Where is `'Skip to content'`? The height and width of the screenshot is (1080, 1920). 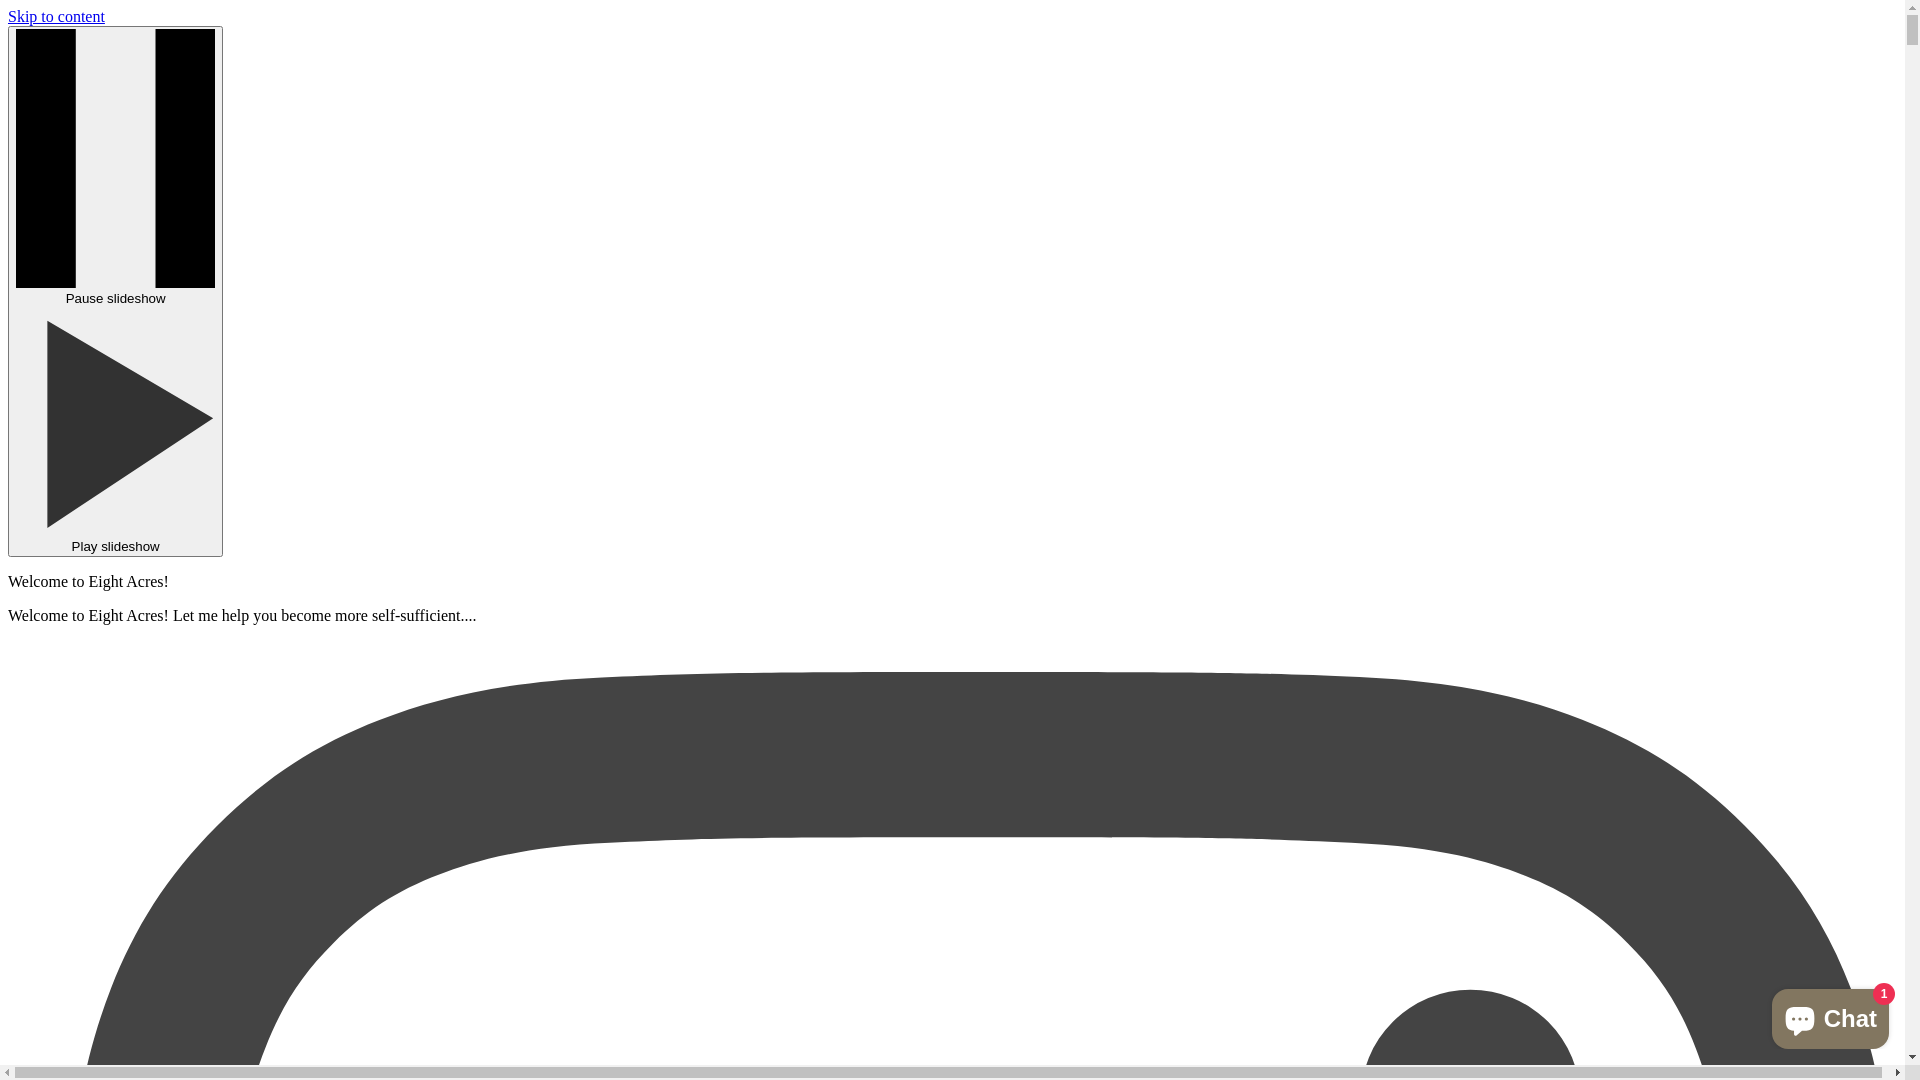
'Skip to content' is located at coordinates (8, 16).